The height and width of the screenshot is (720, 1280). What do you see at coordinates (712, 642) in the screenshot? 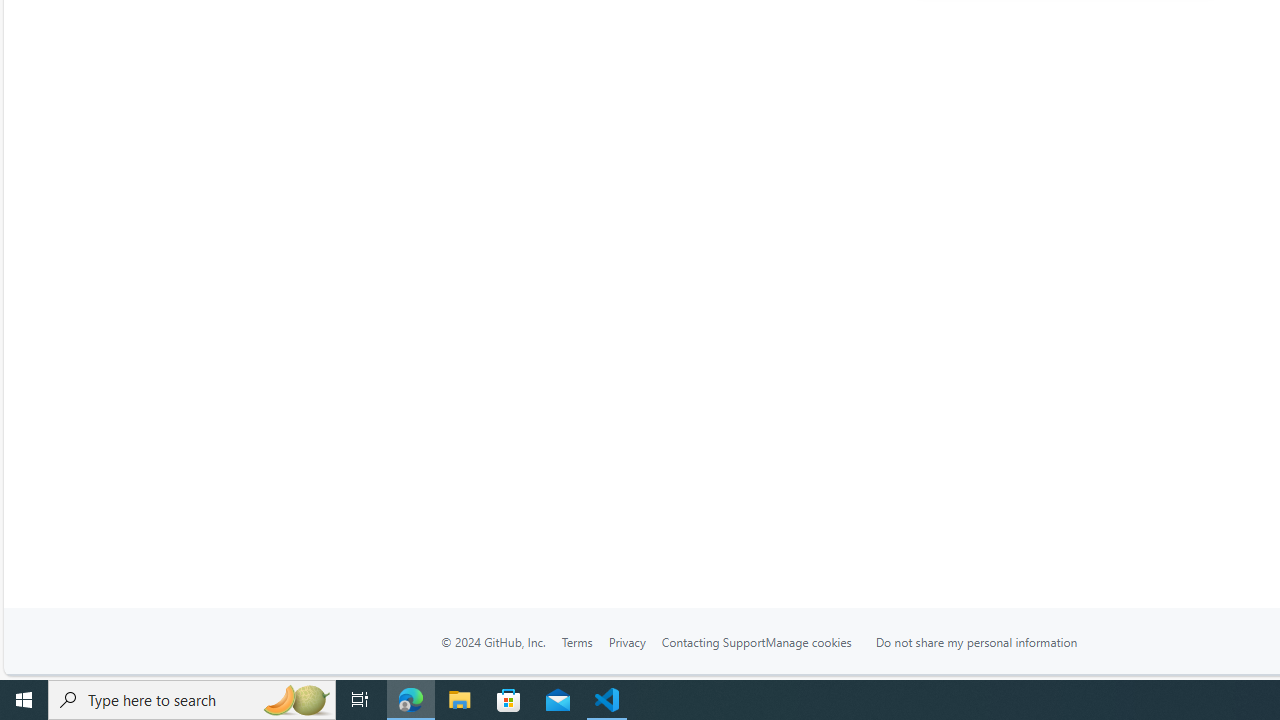
I see `'Contacting Support'` at bounding box center [712, 642].